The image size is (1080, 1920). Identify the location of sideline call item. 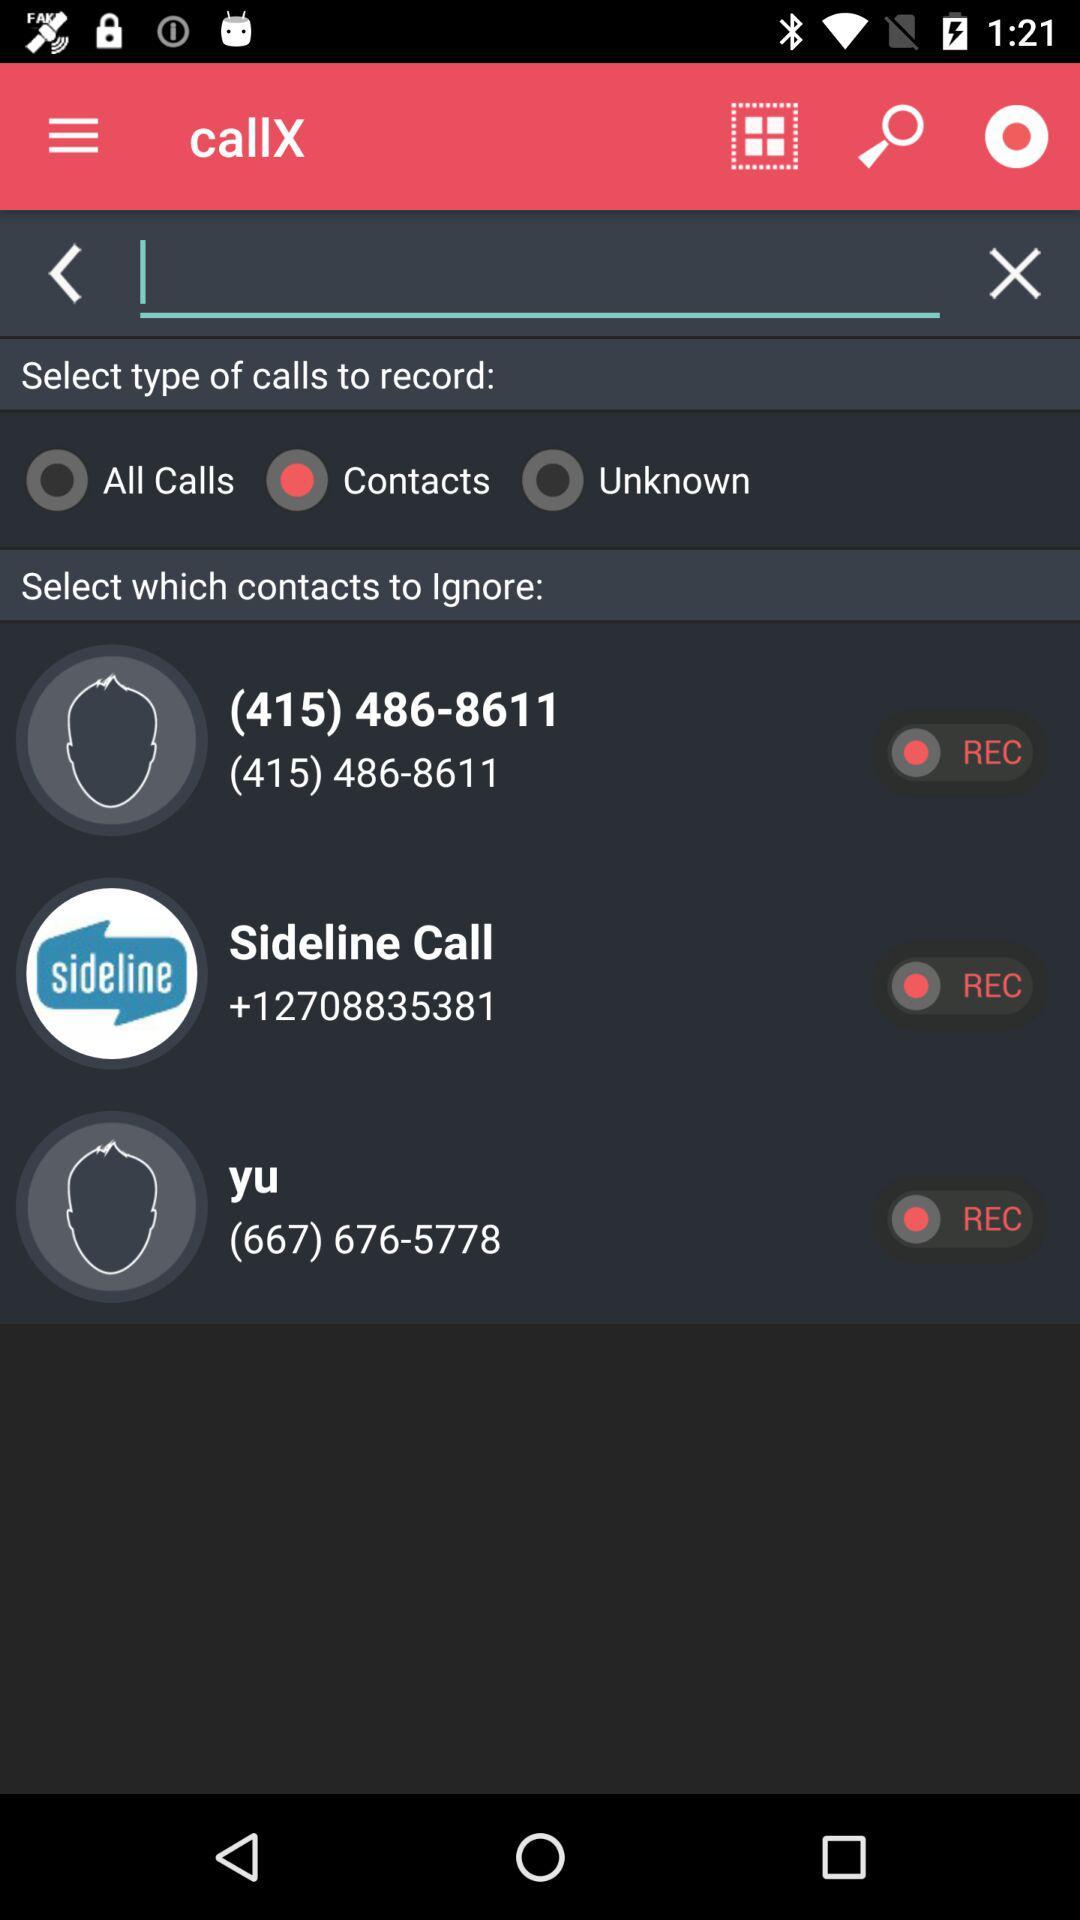
(355, 924).